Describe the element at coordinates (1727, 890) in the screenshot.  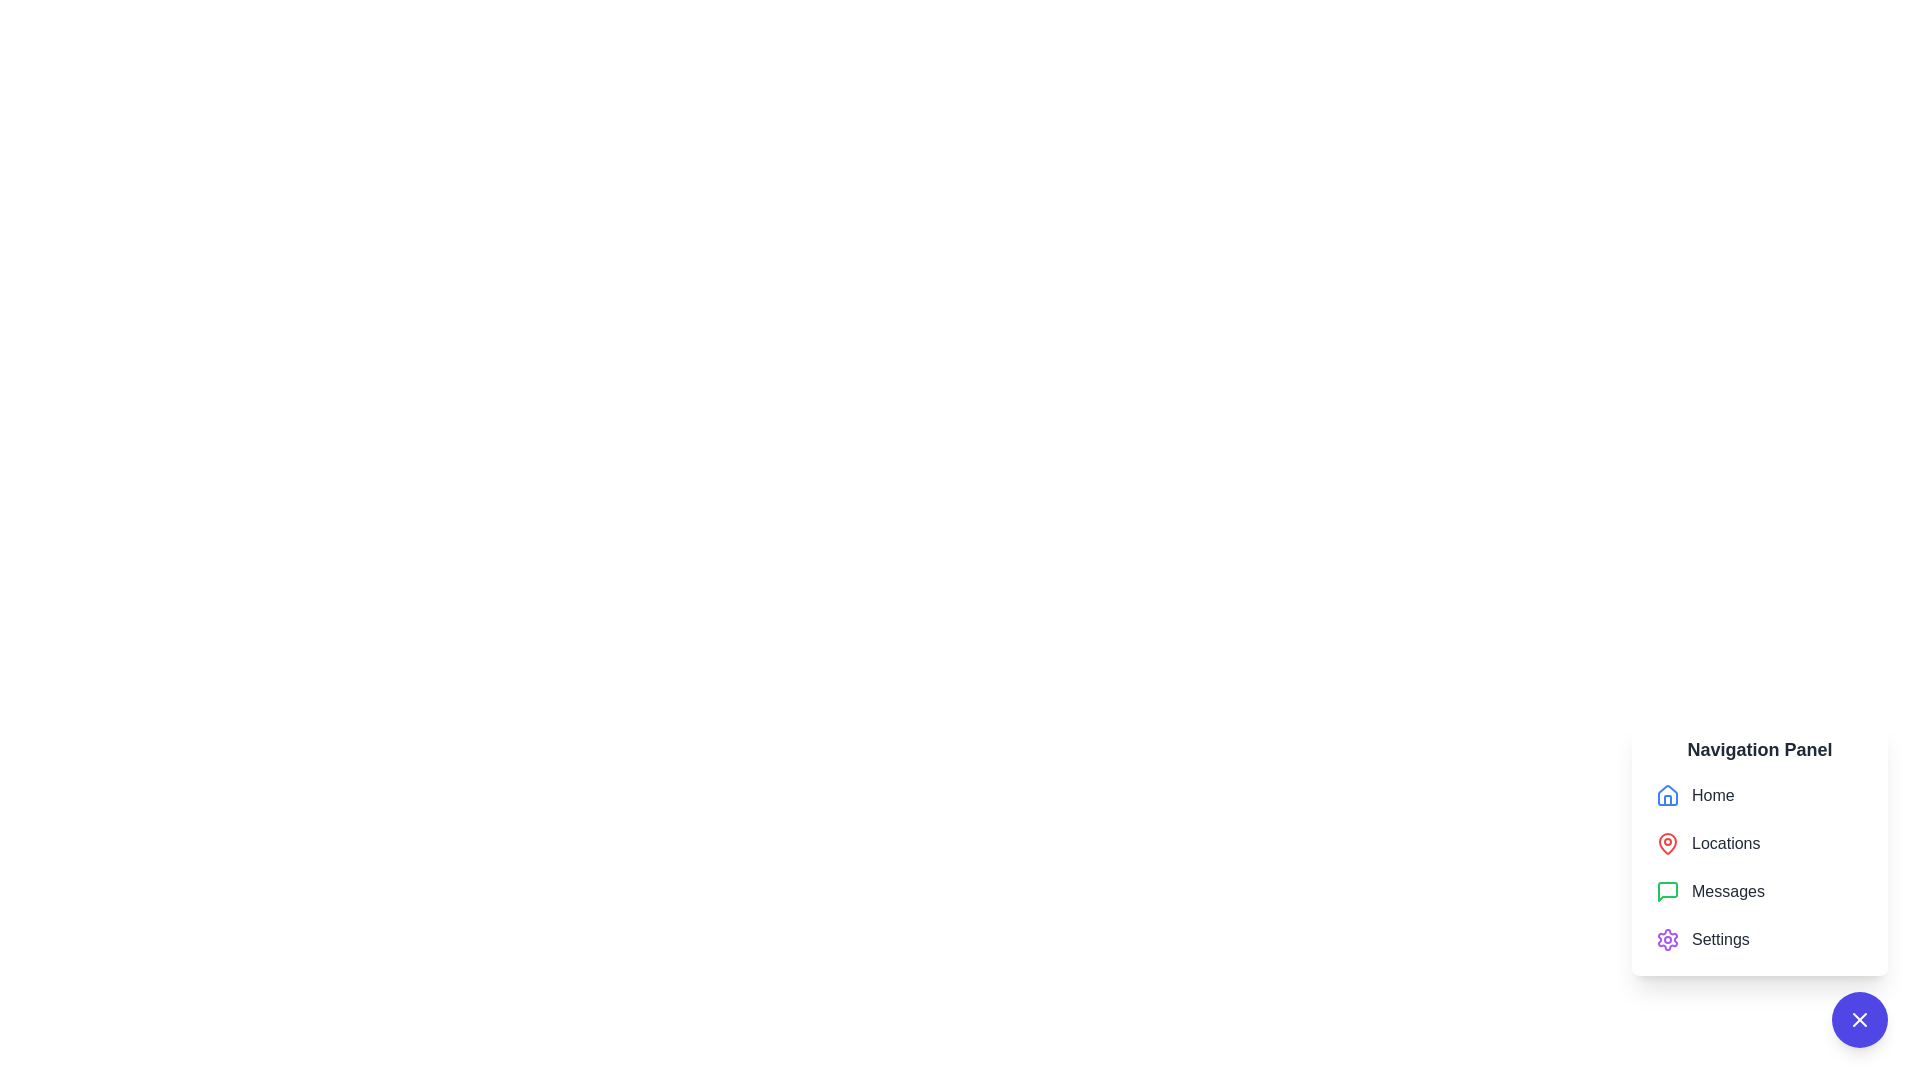
I see `the Text Label in the vertical navigation menu that indicates messages-related features, positioned to the right of the green speech-bubble icon` at that location.